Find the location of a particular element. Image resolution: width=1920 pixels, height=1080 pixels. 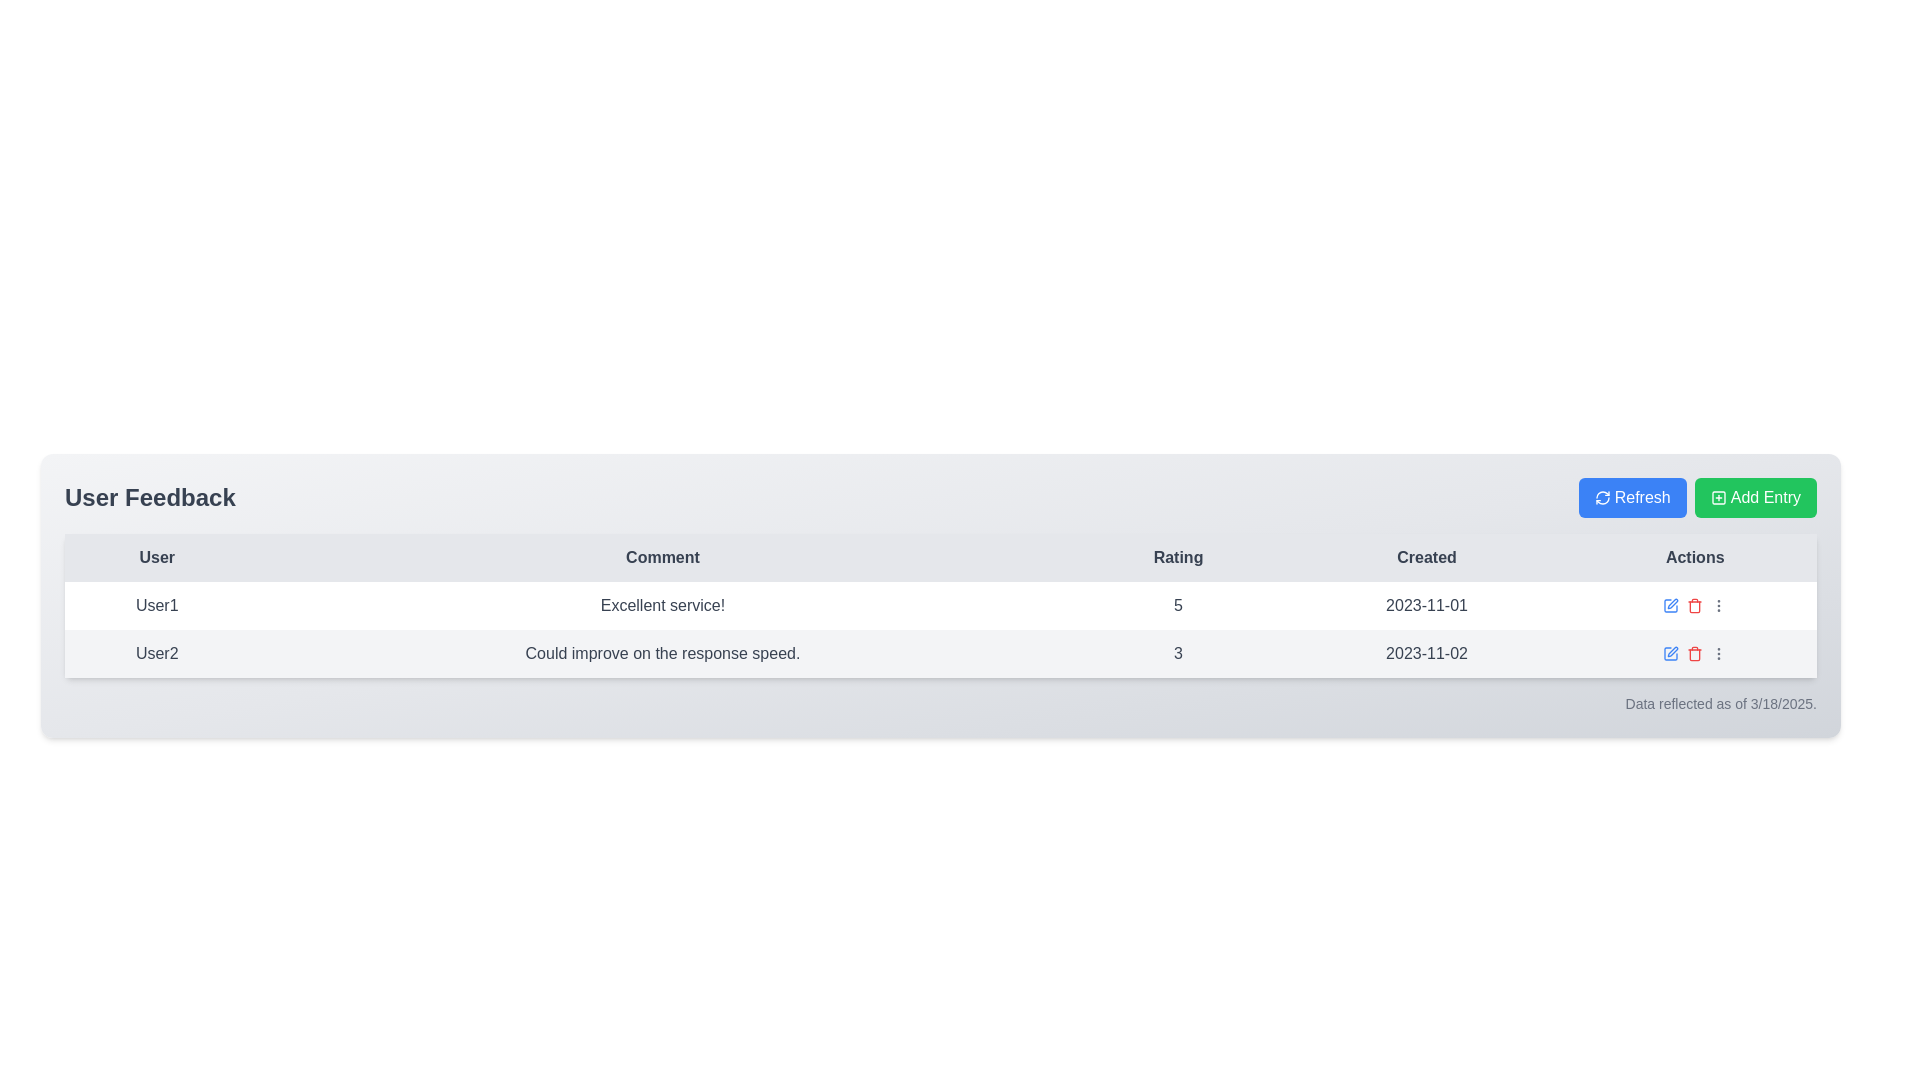

the static text label that presents feedback comments submitted by a user, located in the second cell of the second row within the 'Comment' column of the feedback table is located at coordinates (662, 604).